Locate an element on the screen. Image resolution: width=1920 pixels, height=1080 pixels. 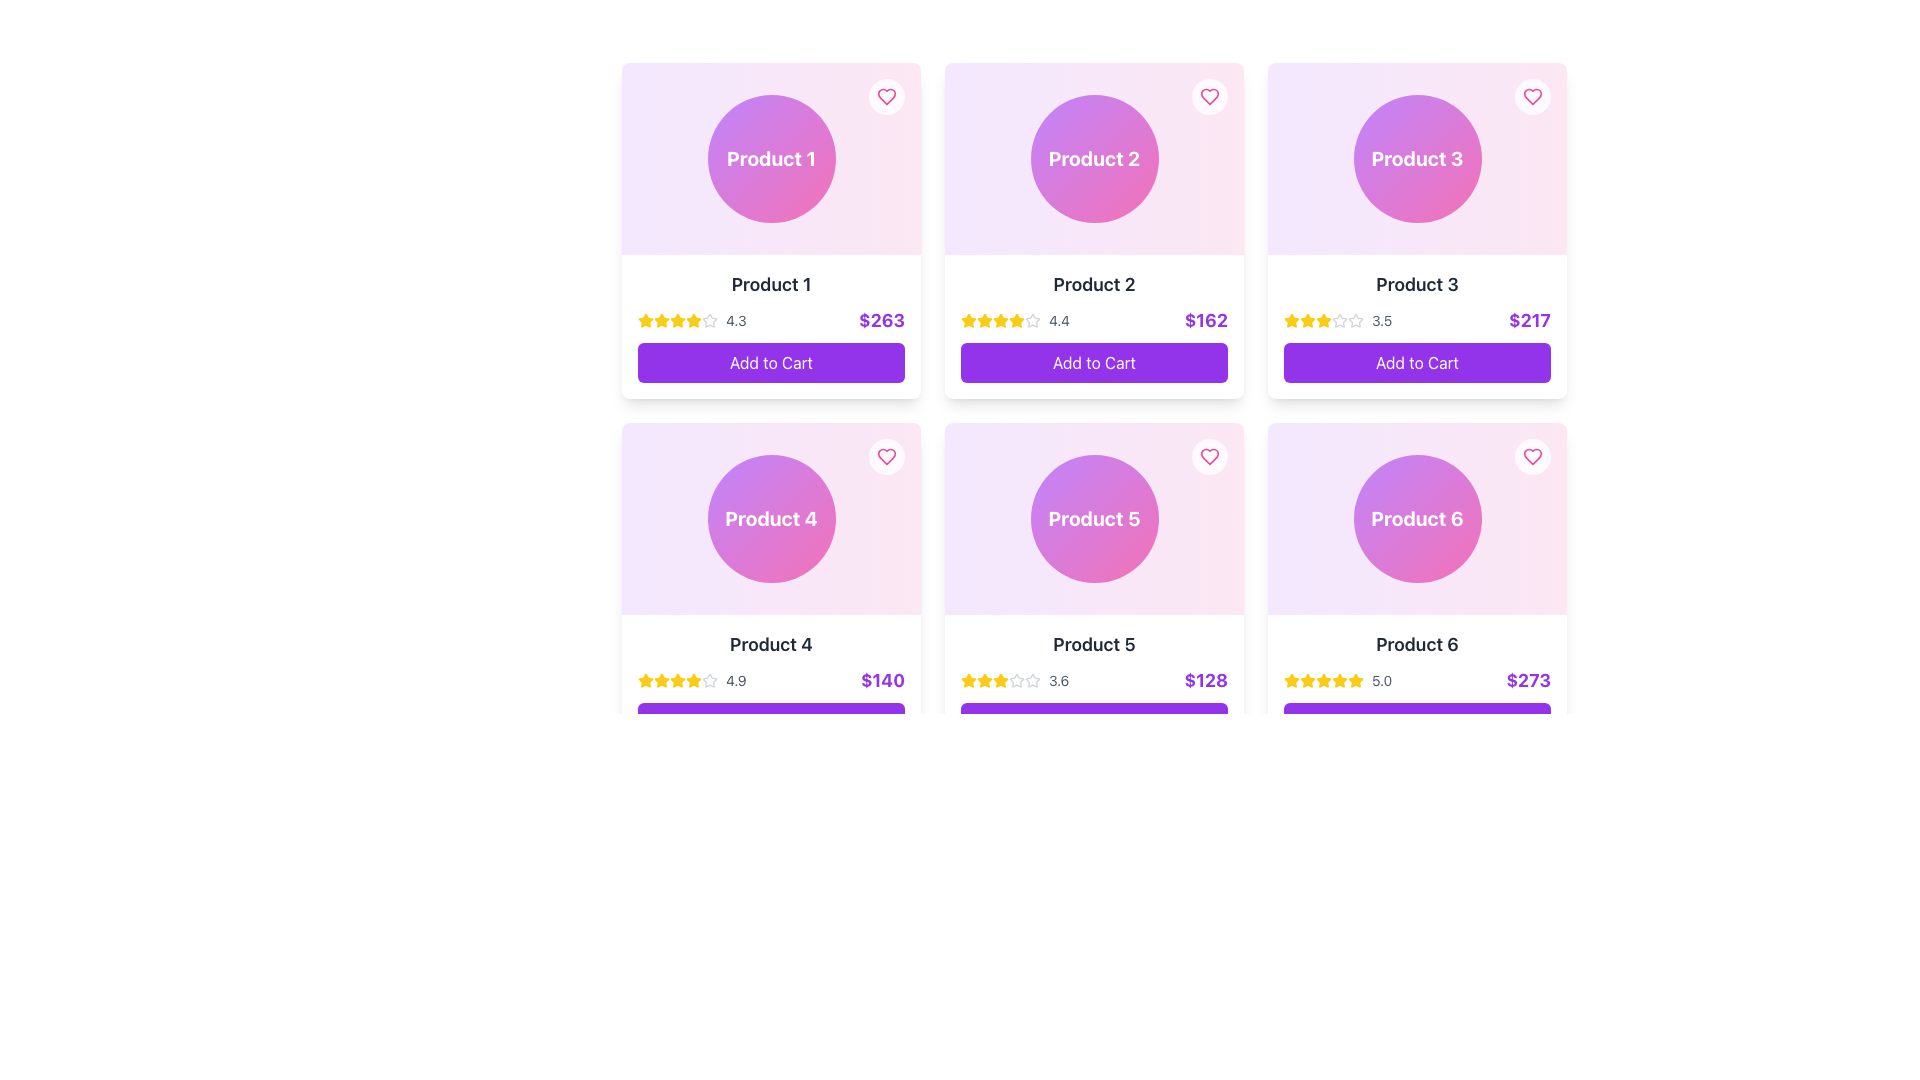
the 'favorite' button for the 'Product 3' card located at the top-right corner of the card is located at coordinates (1531, 96).